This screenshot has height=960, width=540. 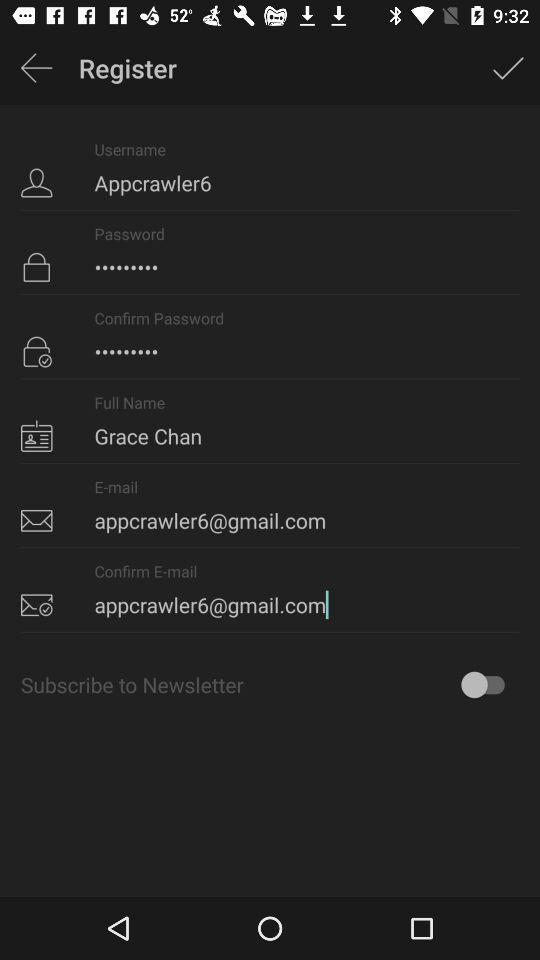 What do you see at coordinates (508, 68) in the screenshot?
I see `app to the right of the register icon` at bounding box center [508, 68].